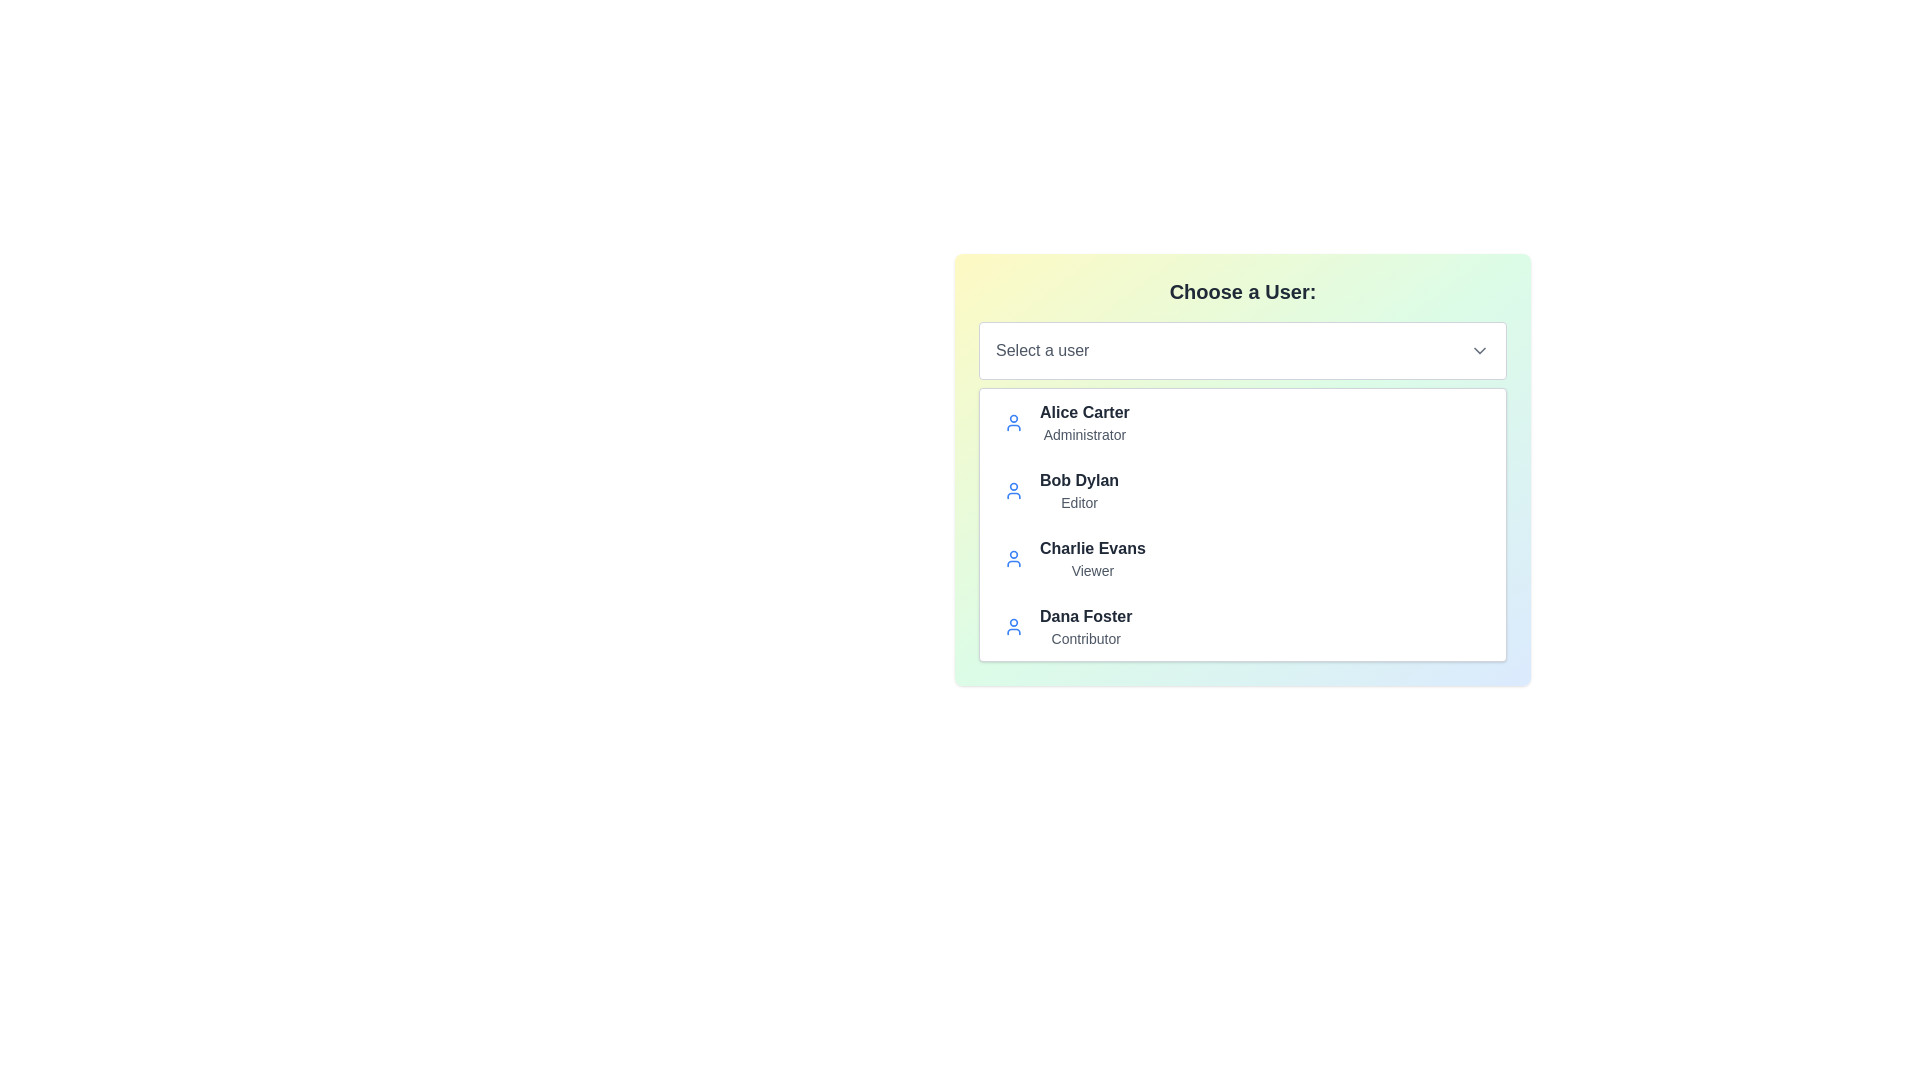  What do you see at coordinates (1242, 490) in the screenshot?
I see `the user list item featuring 'Bob Dylan' with the role 'Editor'` at bounding box center [1242, 490].